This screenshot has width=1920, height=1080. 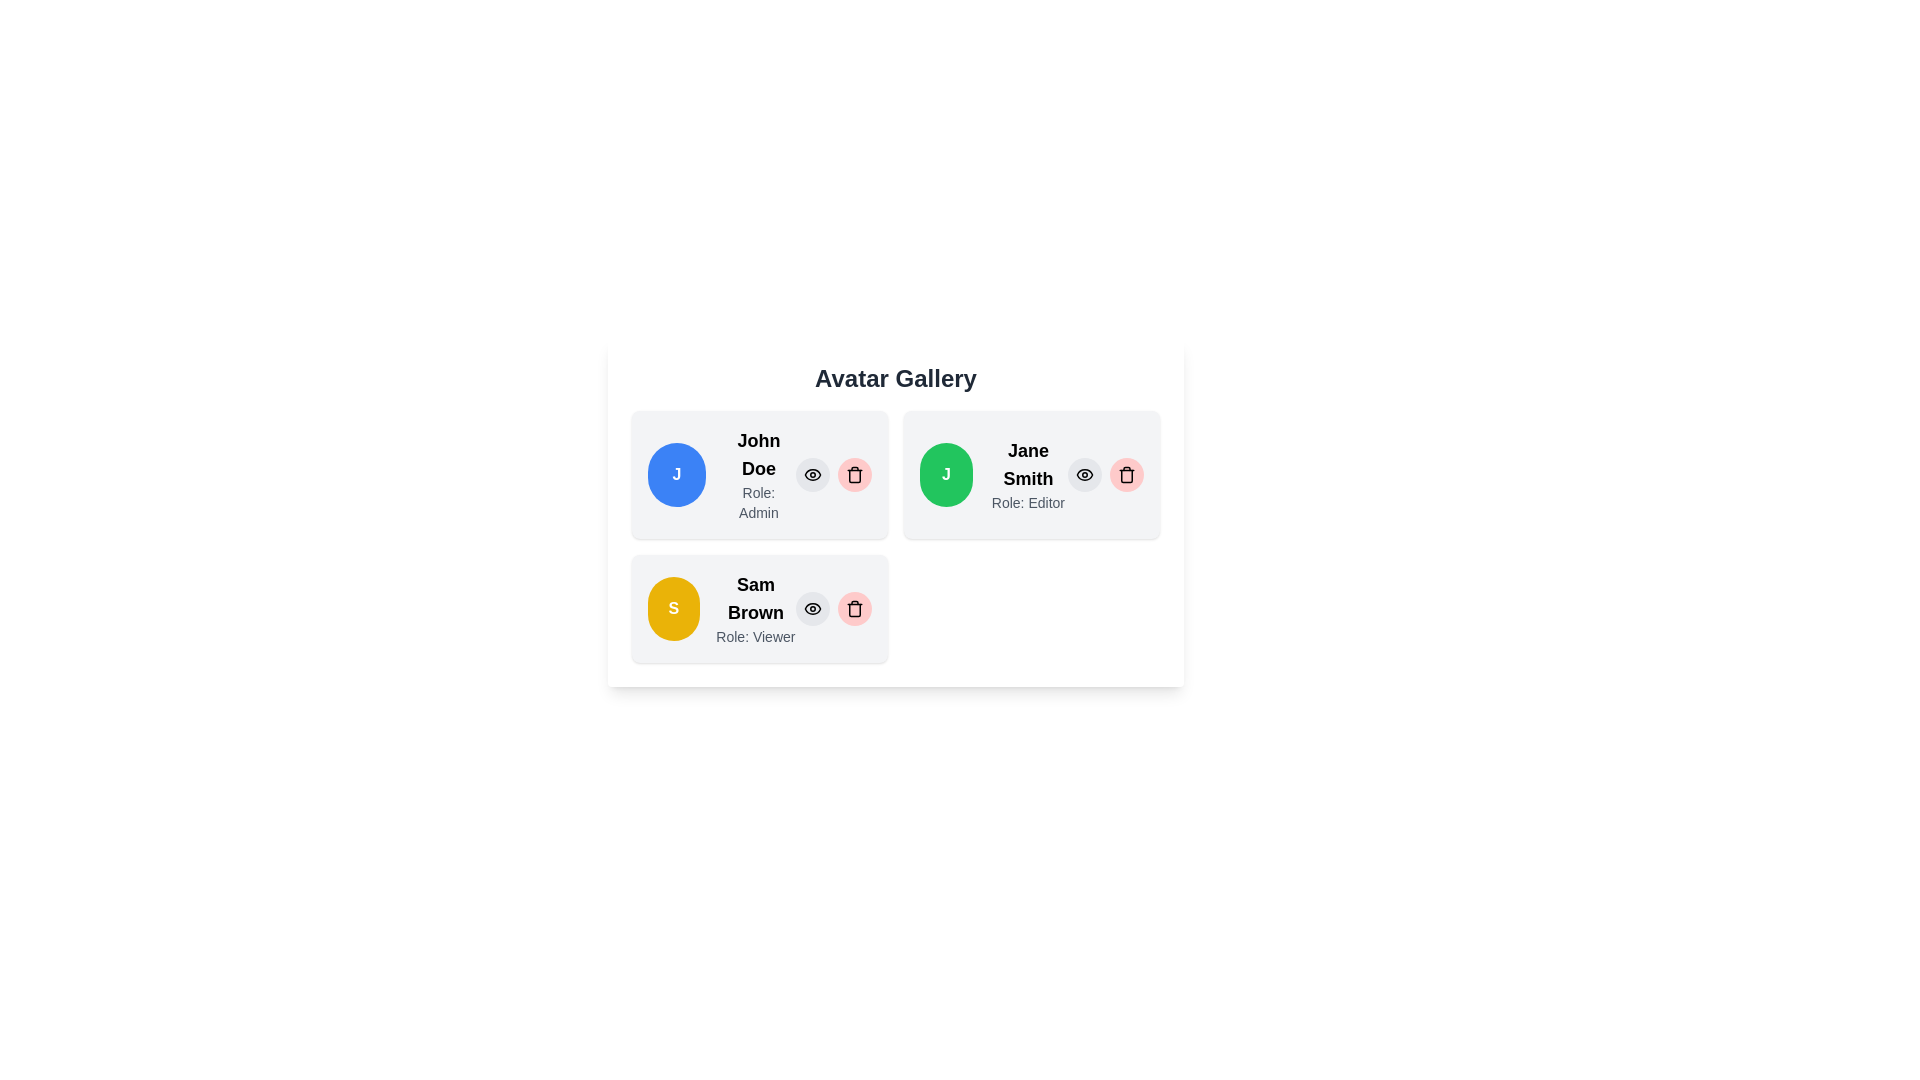 What do you see at coordinates (1127, 474) in the screenshot?
I see `the delete button located at the top-right of the card for user 'Jane Smith', positioned to the right of the eye icon button` at bounding box center [1127, 474].